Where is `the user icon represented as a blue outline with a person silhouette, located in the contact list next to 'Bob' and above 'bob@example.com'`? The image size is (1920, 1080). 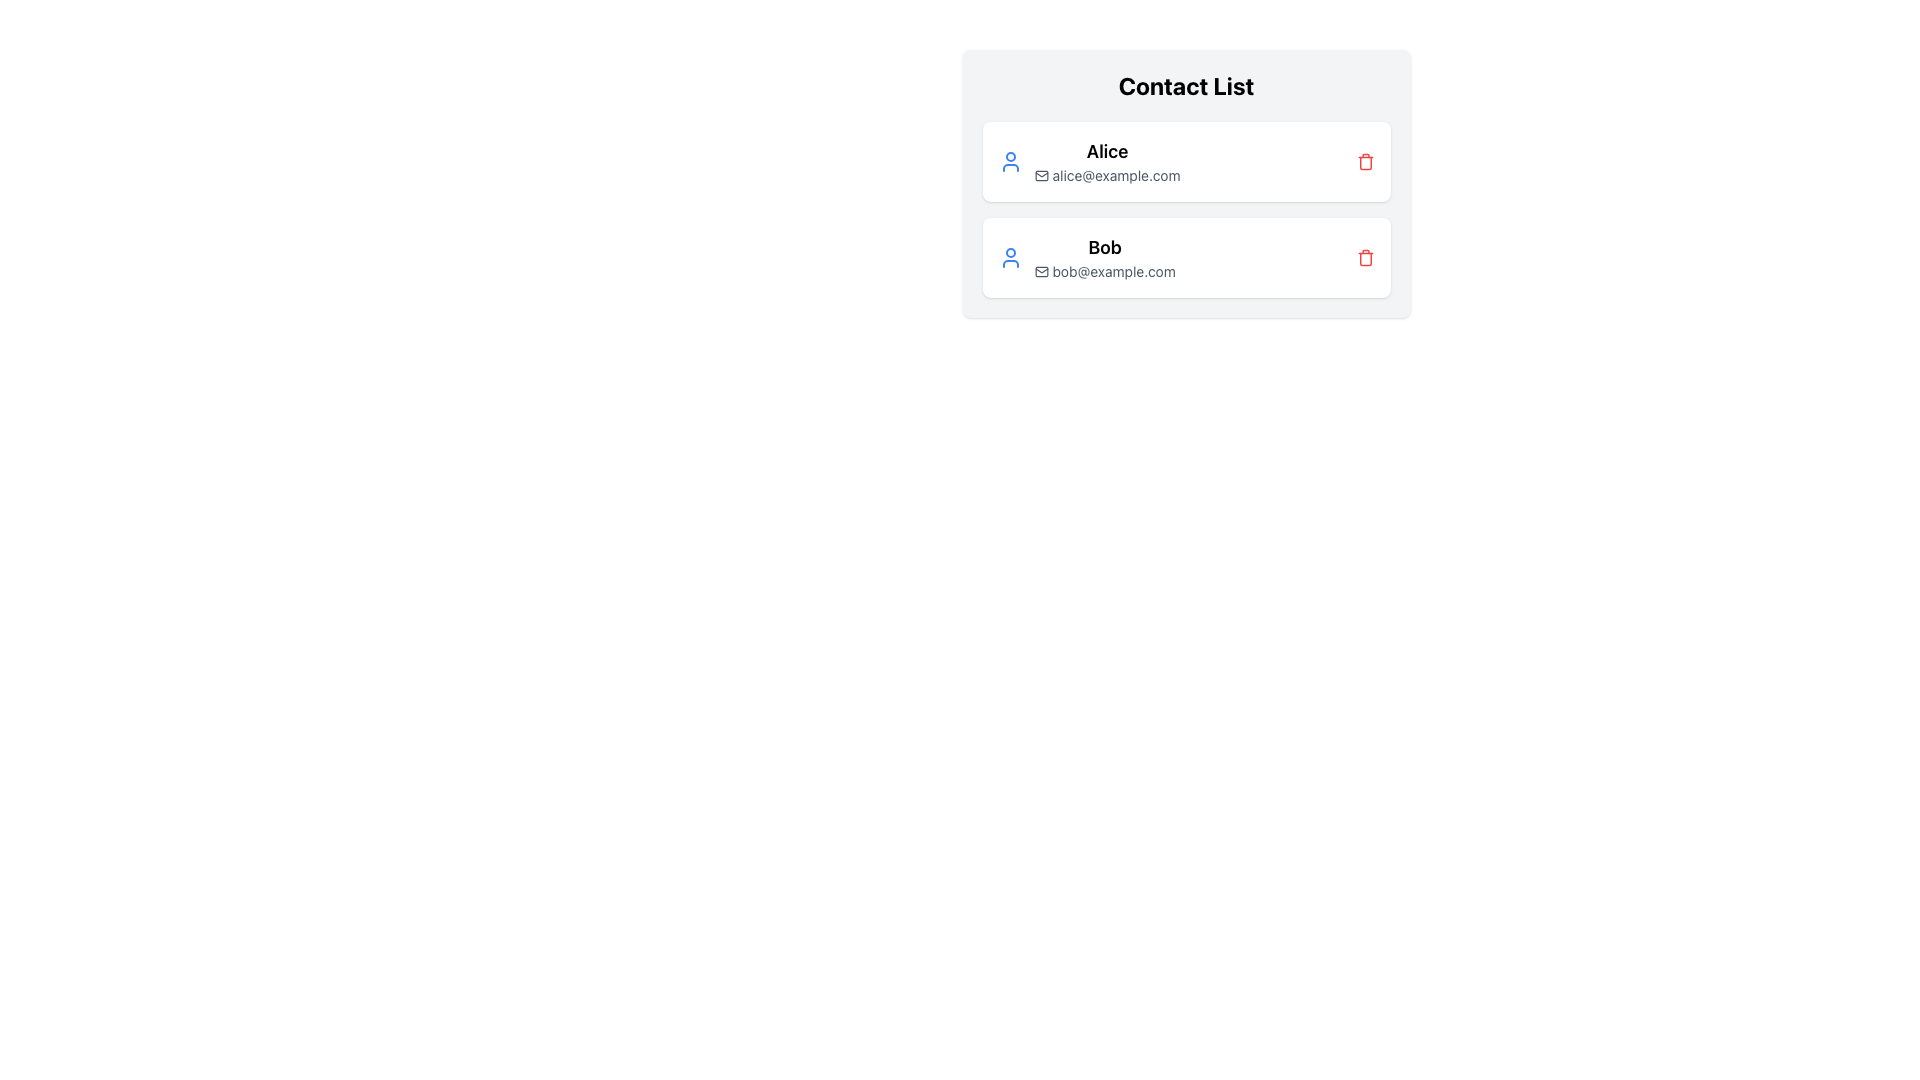 the user icon represented as a blue outline with a person silhouette, located in the contact list next to 'Bob' and above 'bob@example.com' is located at coordinates (1010, 257).